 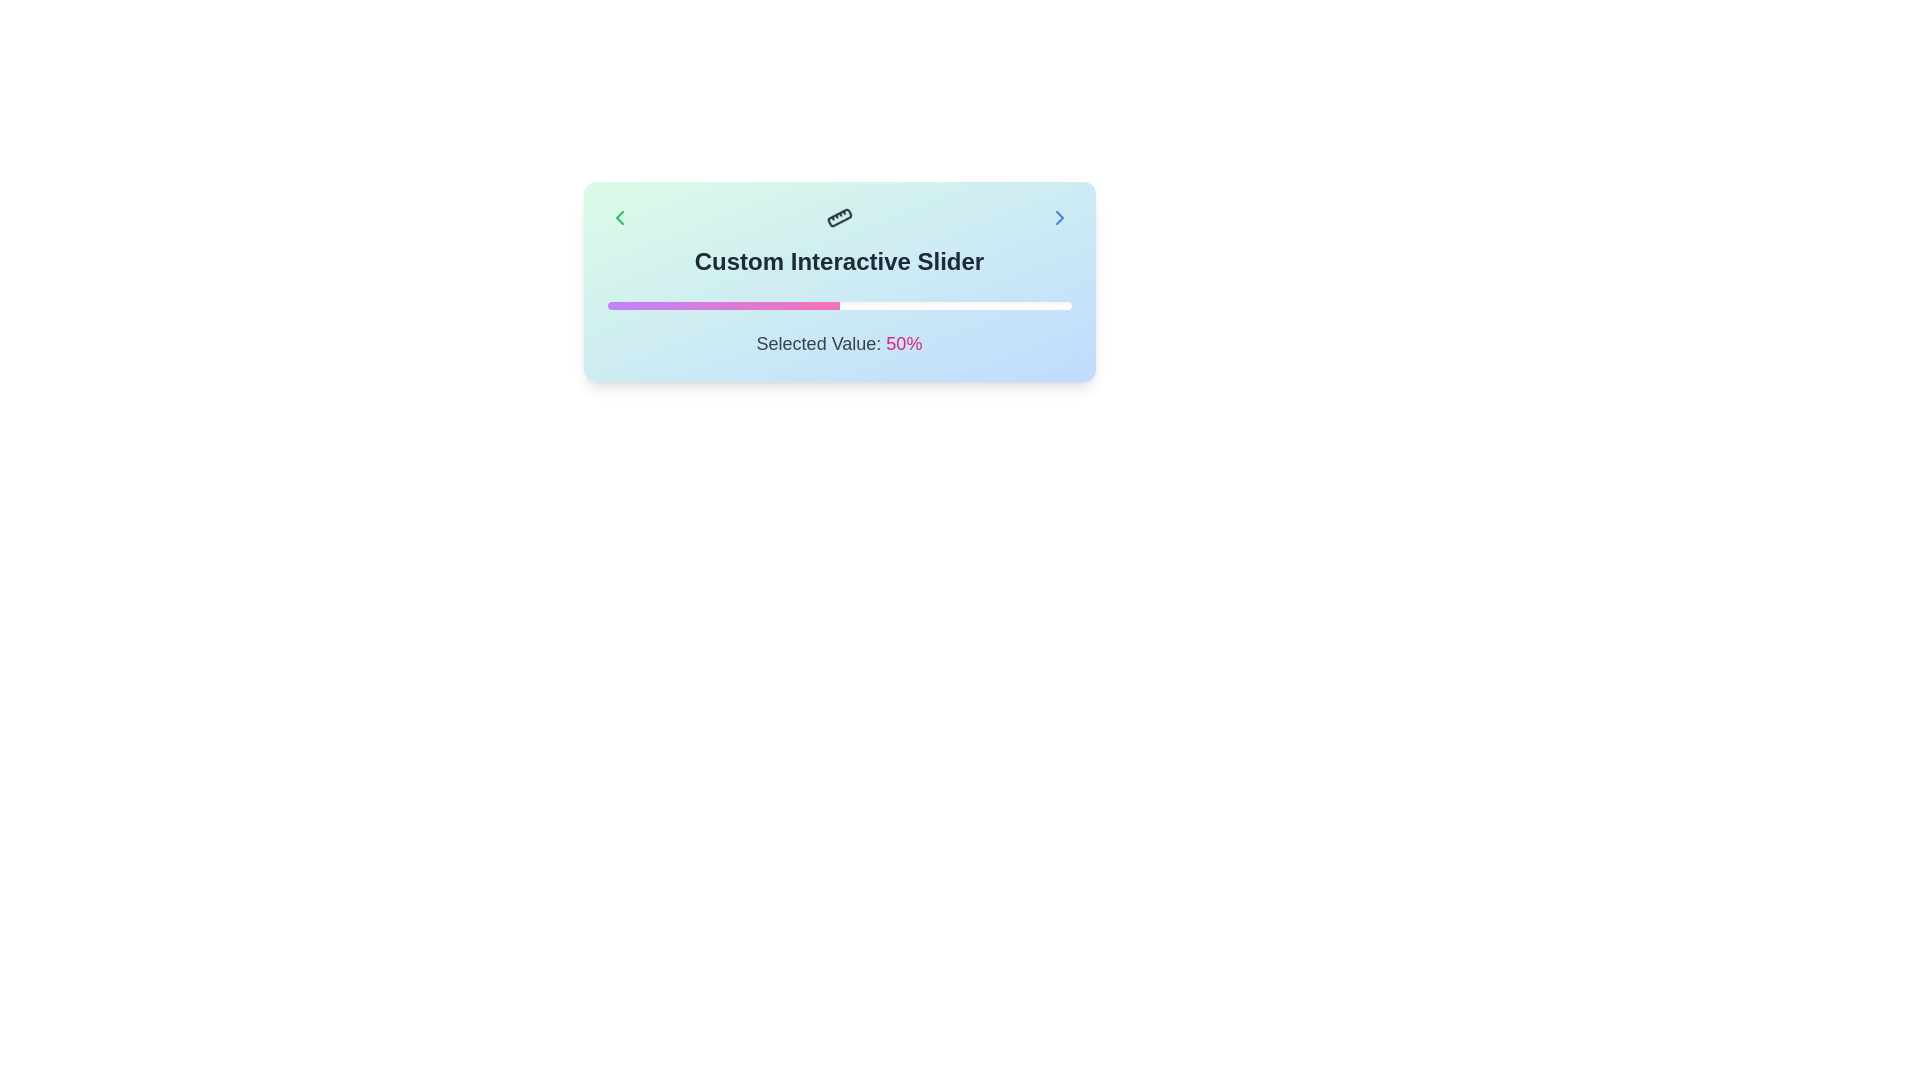 What do you see at coordinates (903, 342) in the screenshot?
I see `the text element displaying '50%' in bold pink color, part of the sentence 'Selected Value: 50%'` at bounding box center [903, 342].